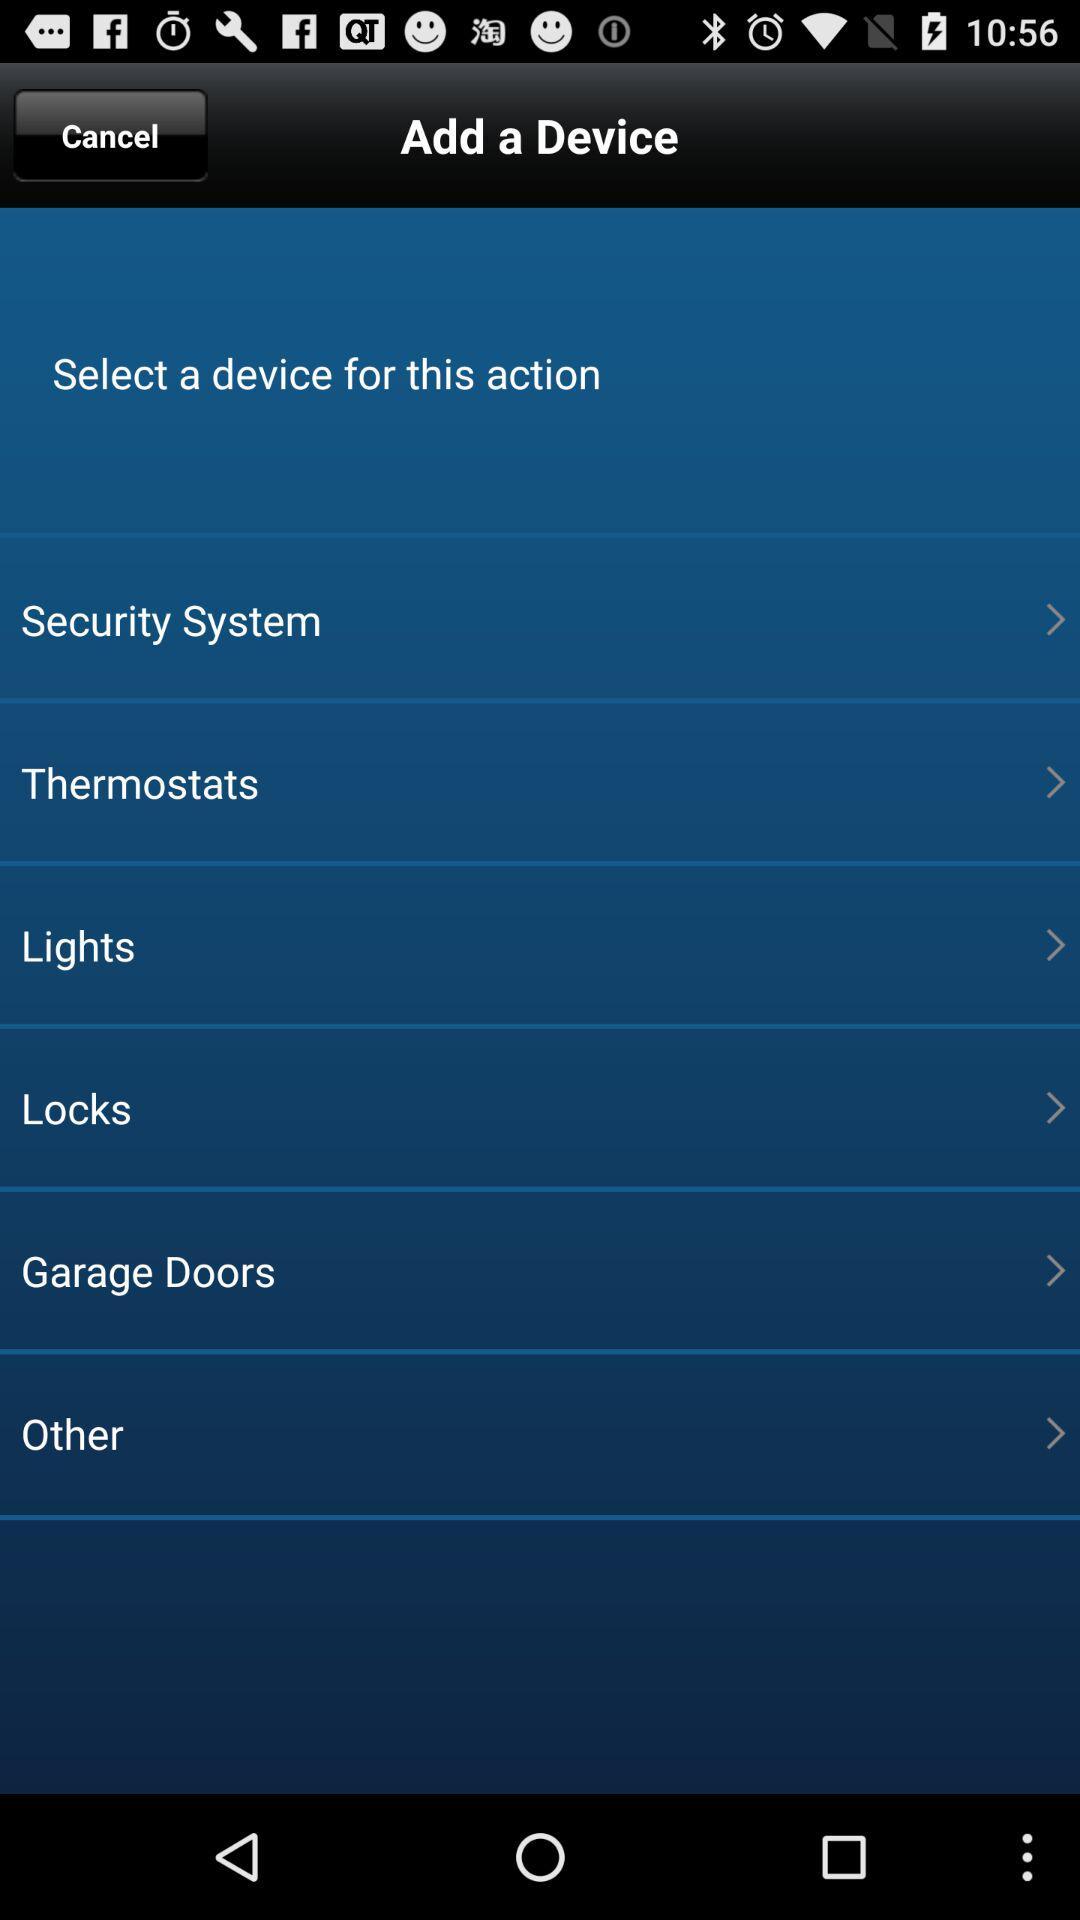 This screenshot has width=1080, height=1920. Describe the element at coordinates (532, 1106) in the screenshot. I see `locks icon` at that location.